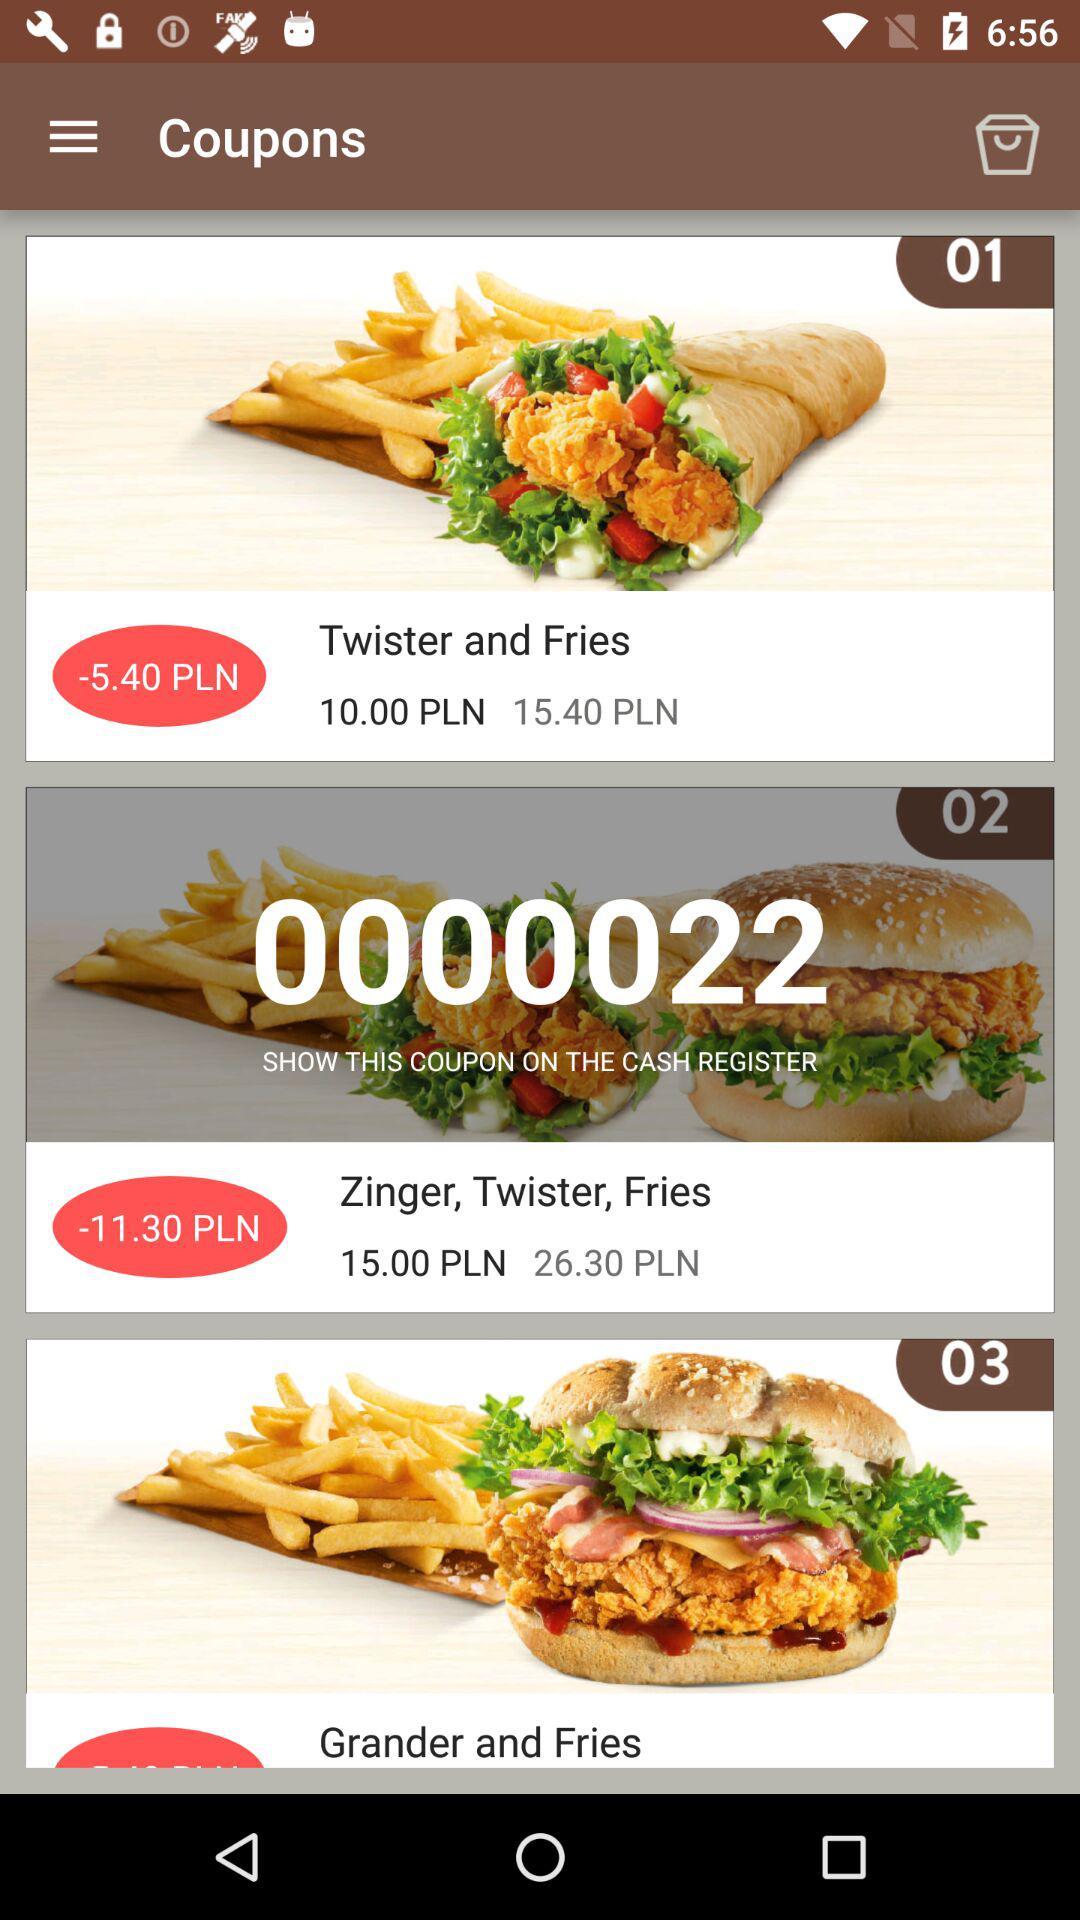 The height and width of the screenshot is (1920, 1080). Describe the element at coordinates (1006, 135) in the screenshot. I see `the icon next to coupons icon` at that location.